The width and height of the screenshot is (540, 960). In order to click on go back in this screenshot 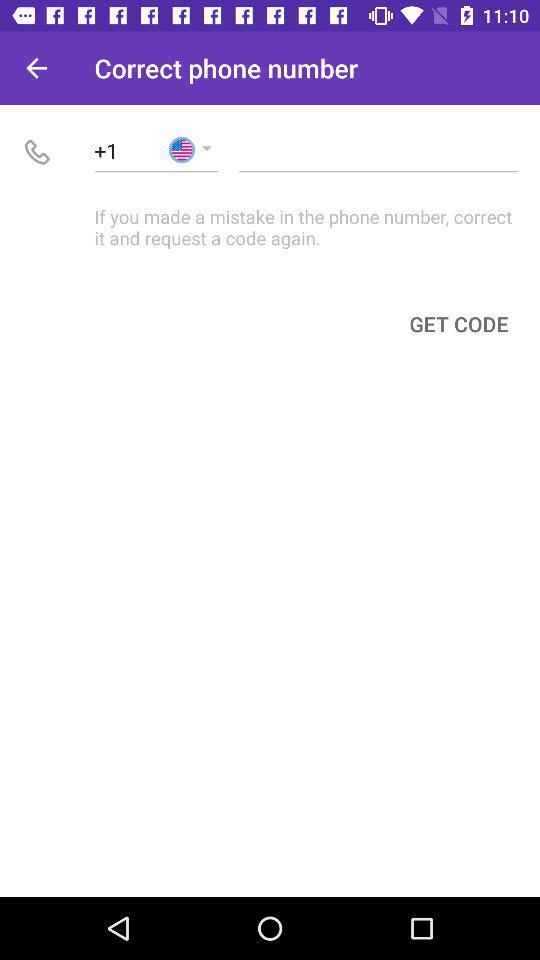, I will do `click(36, 68)`.